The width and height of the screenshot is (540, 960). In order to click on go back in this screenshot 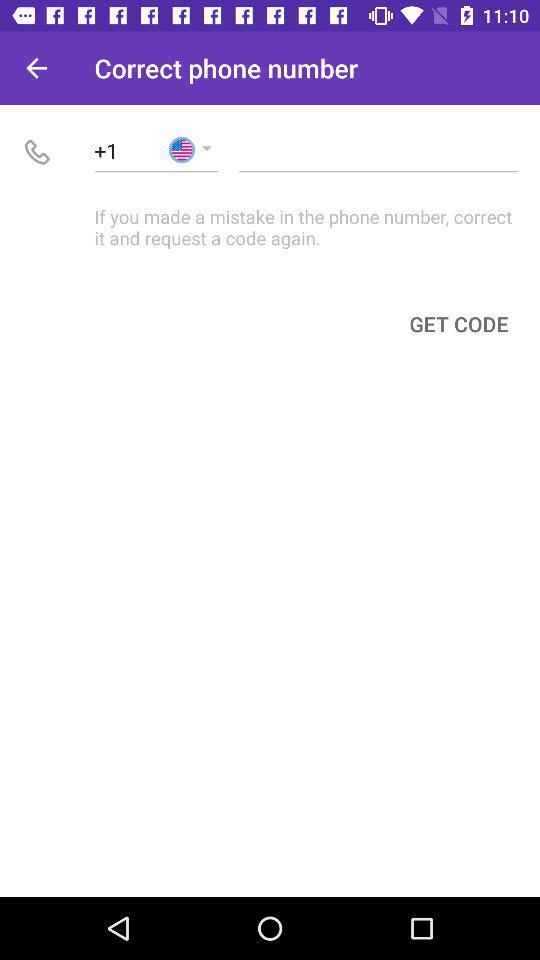, I will do `click(36, 68)`.